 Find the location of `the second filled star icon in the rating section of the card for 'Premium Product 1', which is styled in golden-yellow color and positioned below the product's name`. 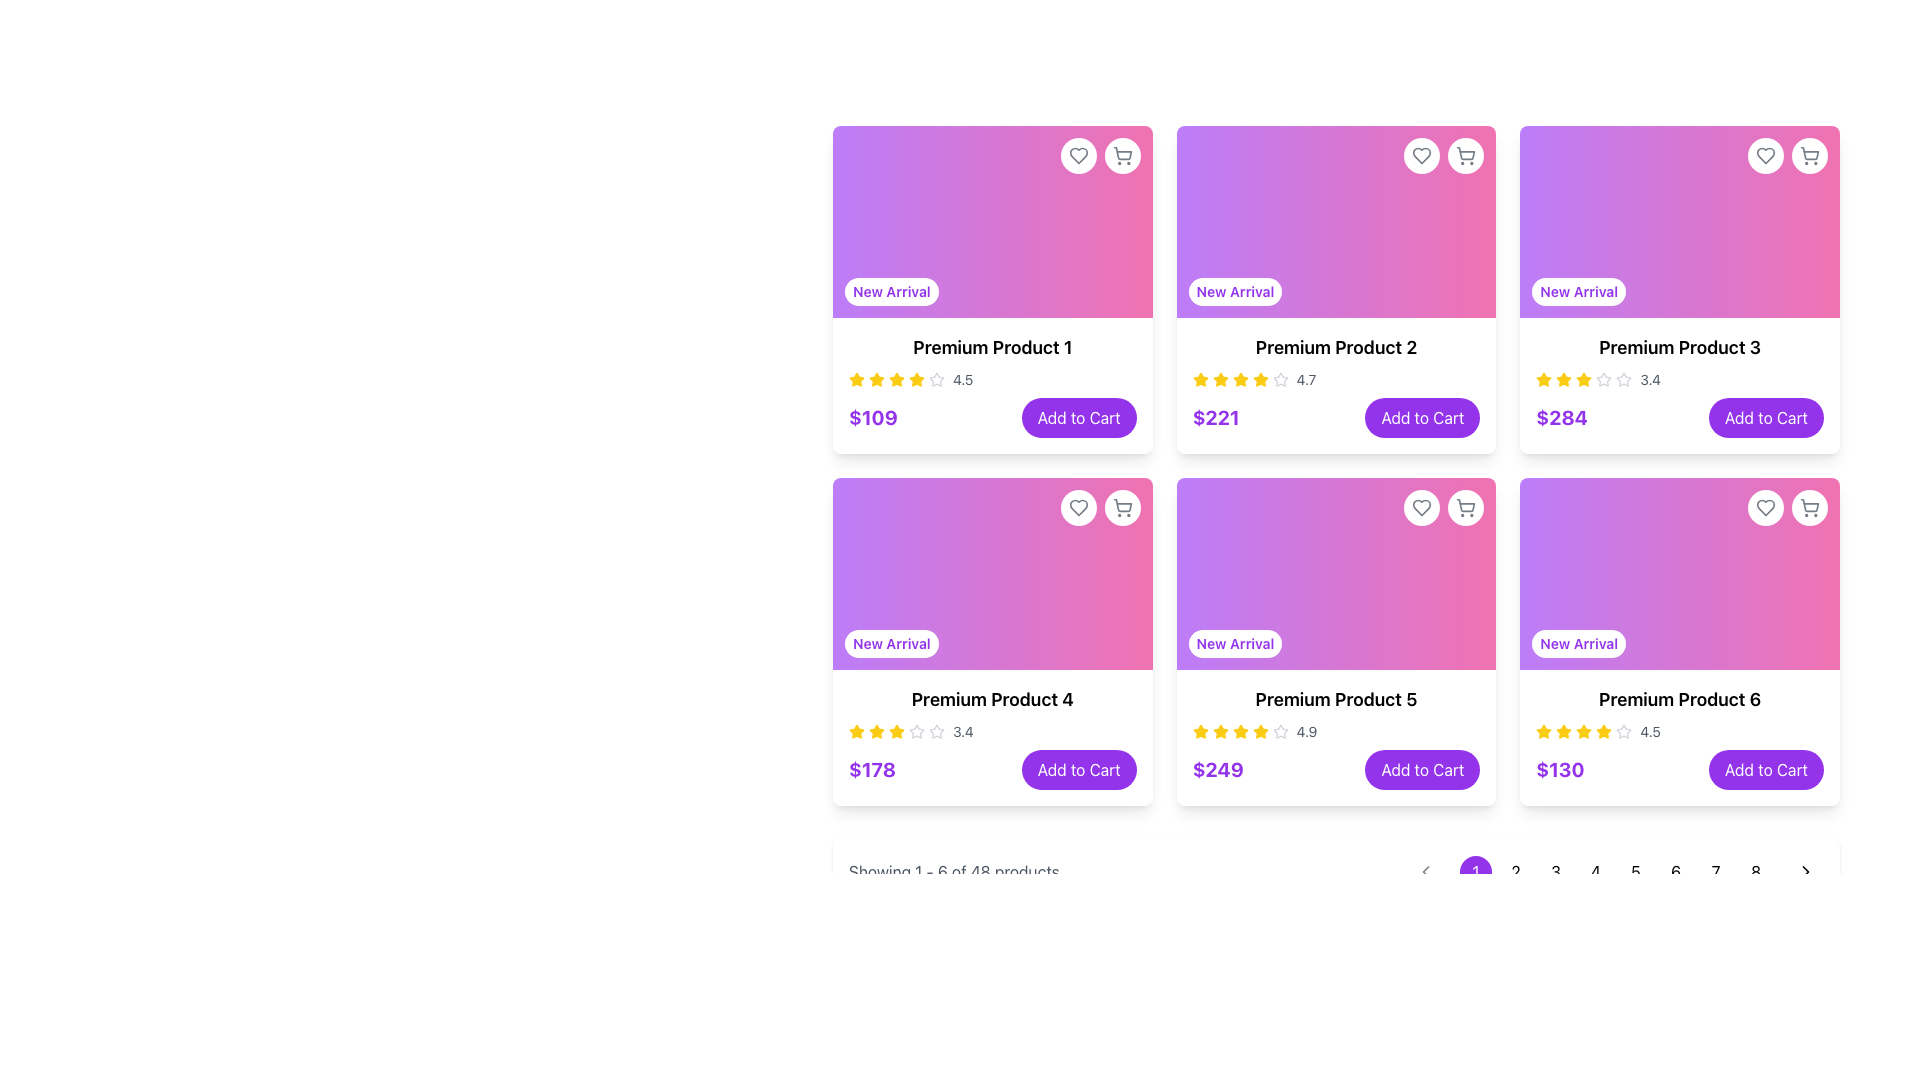

the second filled star icon in the rating section of the card for 'Premium Product 1', which is styled in golden-yellow color and positioned below the product's name is located at coordinates (896, 379).